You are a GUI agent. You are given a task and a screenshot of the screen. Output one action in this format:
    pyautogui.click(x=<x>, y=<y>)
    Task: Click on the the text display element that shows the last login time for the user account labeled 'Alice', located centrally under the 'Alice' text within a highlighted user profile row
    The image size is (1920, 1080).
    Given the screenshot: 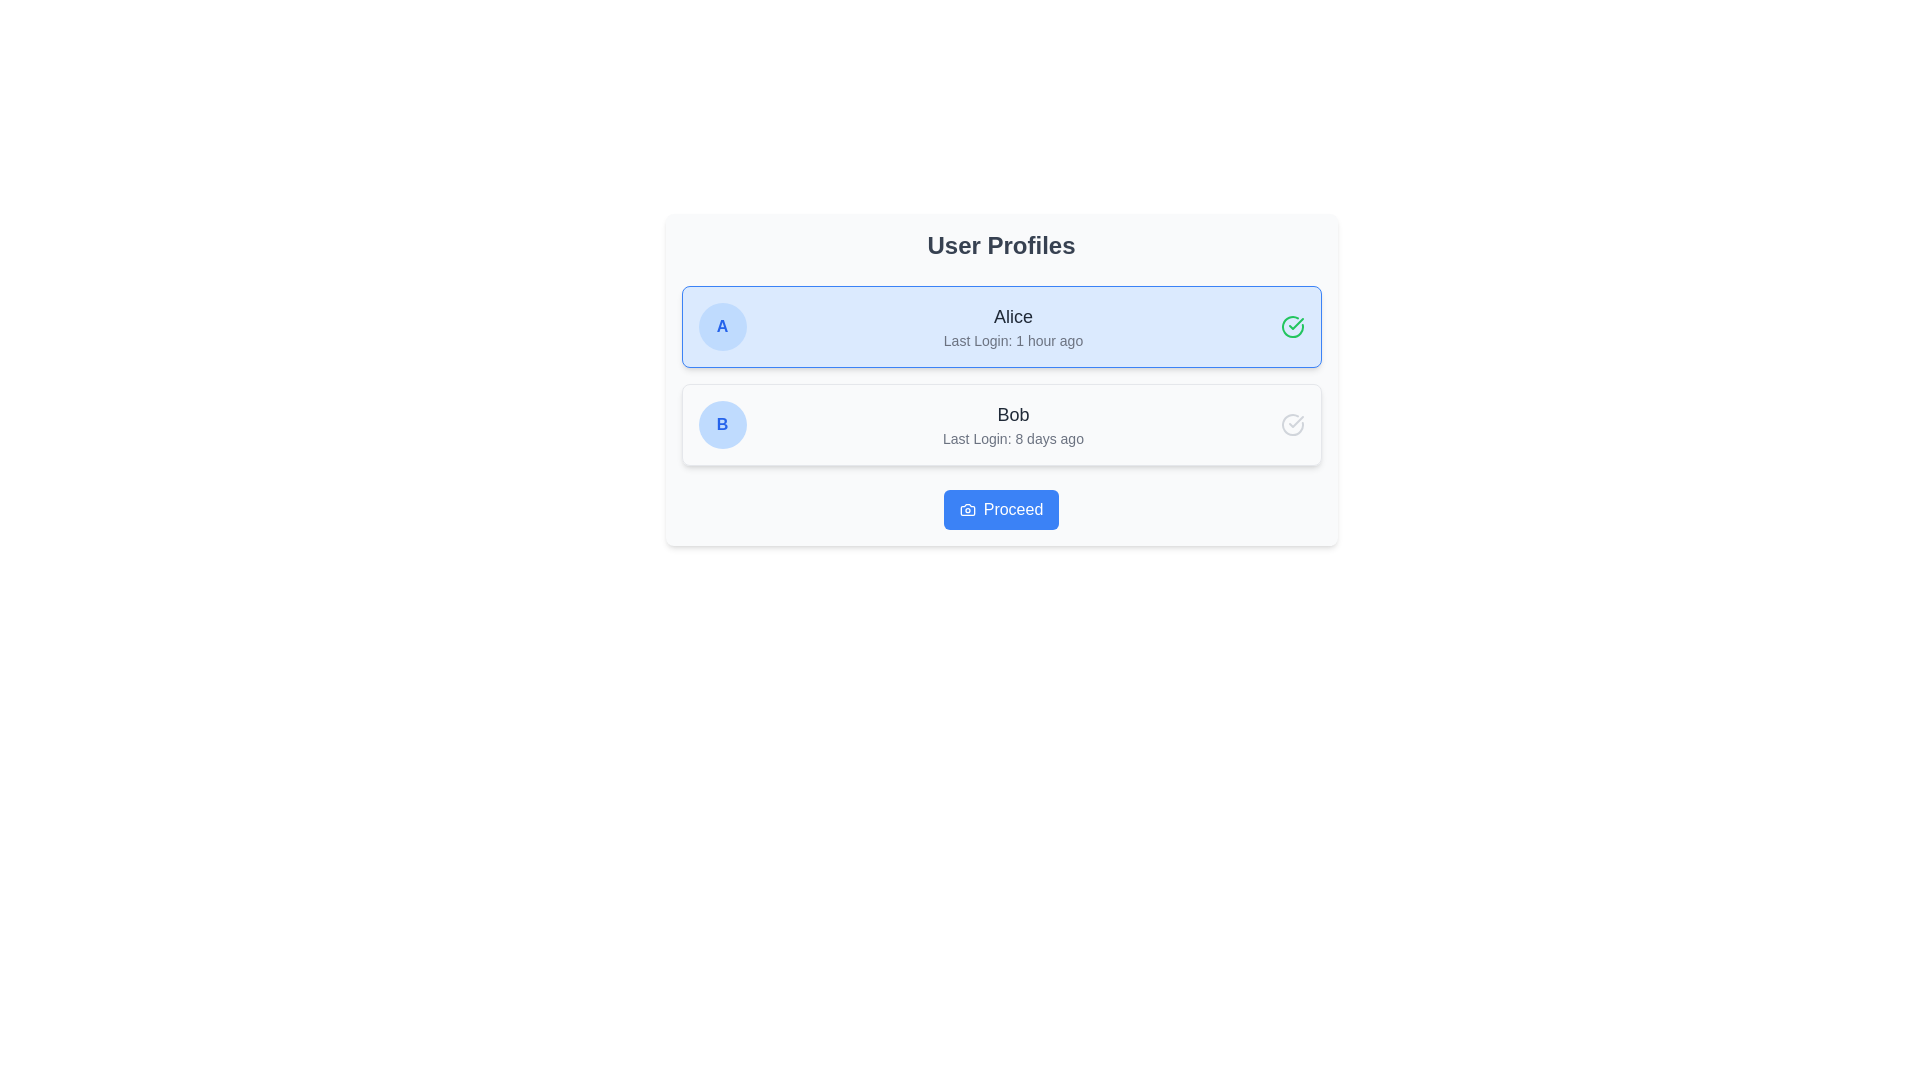 What is the action you would take?
    pyautogui.click(x=1013, y=339)
    